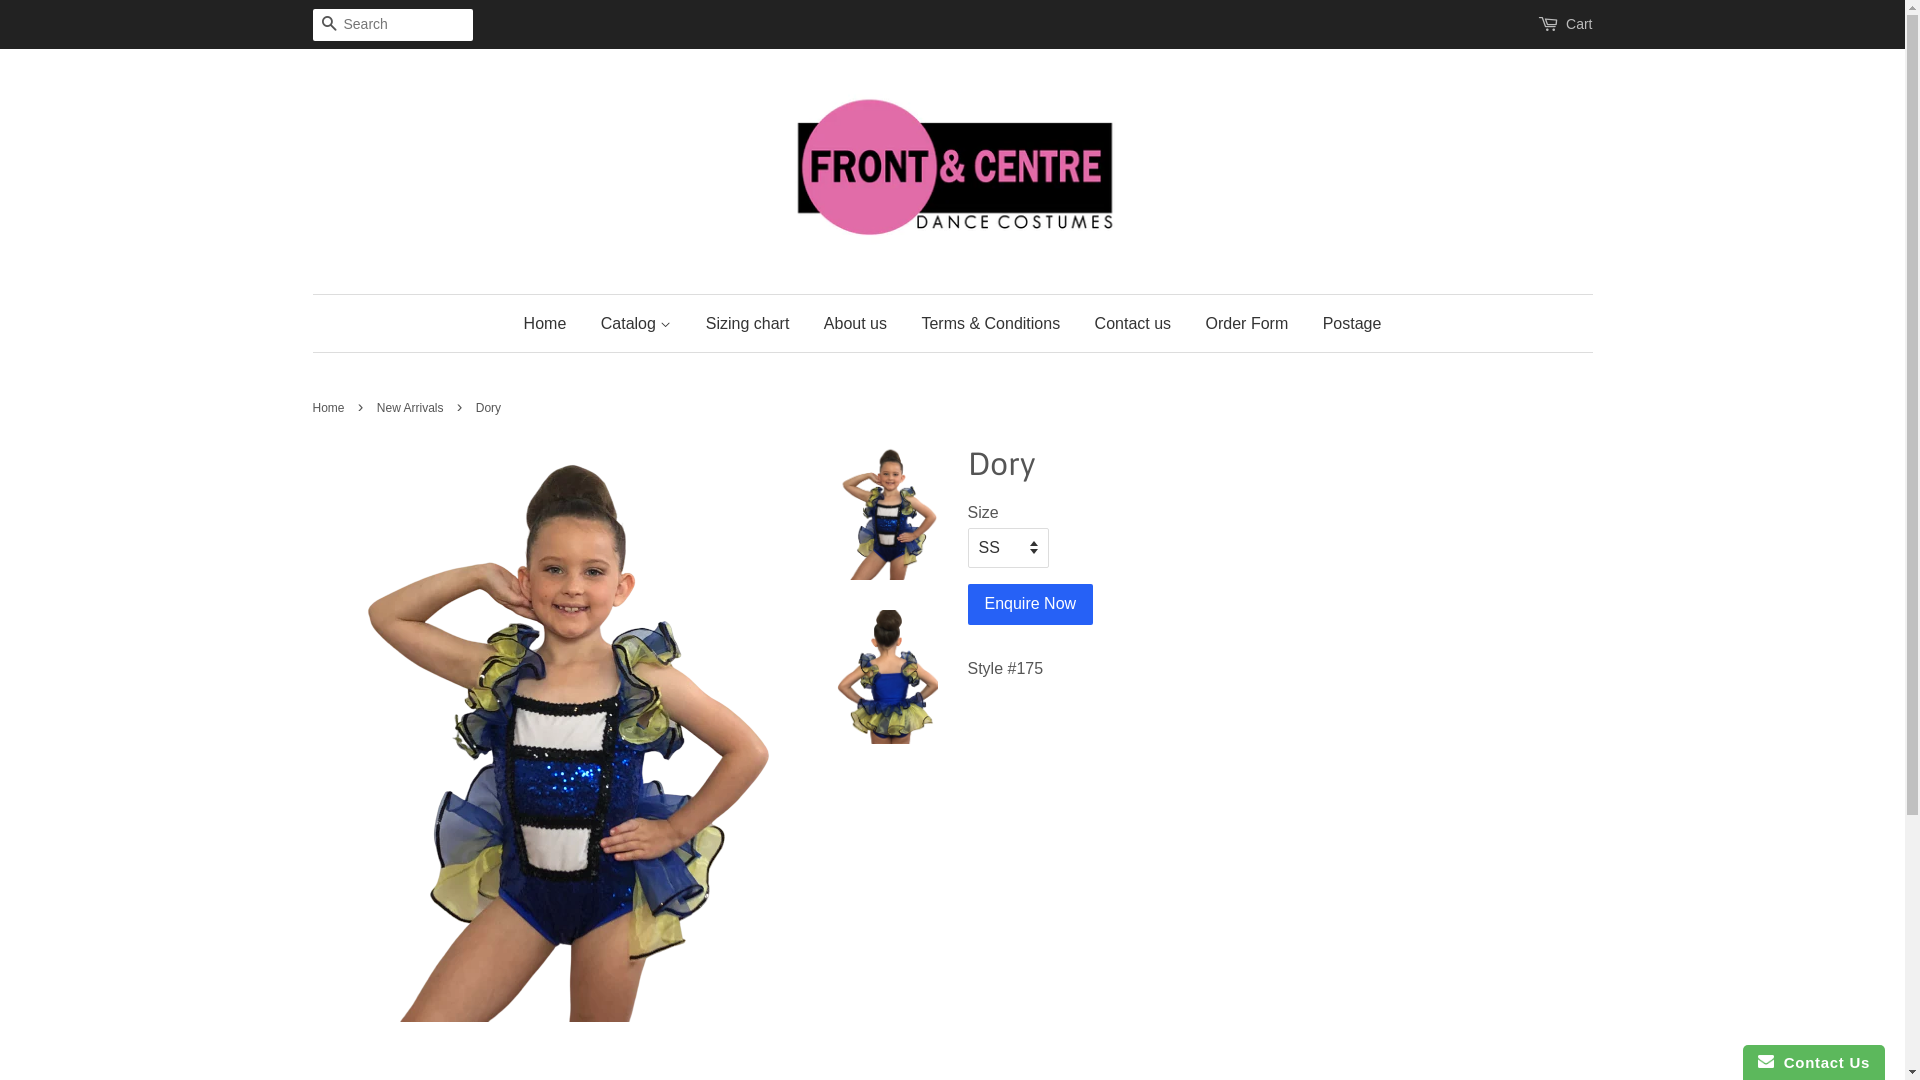  Describe the element at coordinates (1578, 24) in the screenshot. I see `'Cart'` at that location.